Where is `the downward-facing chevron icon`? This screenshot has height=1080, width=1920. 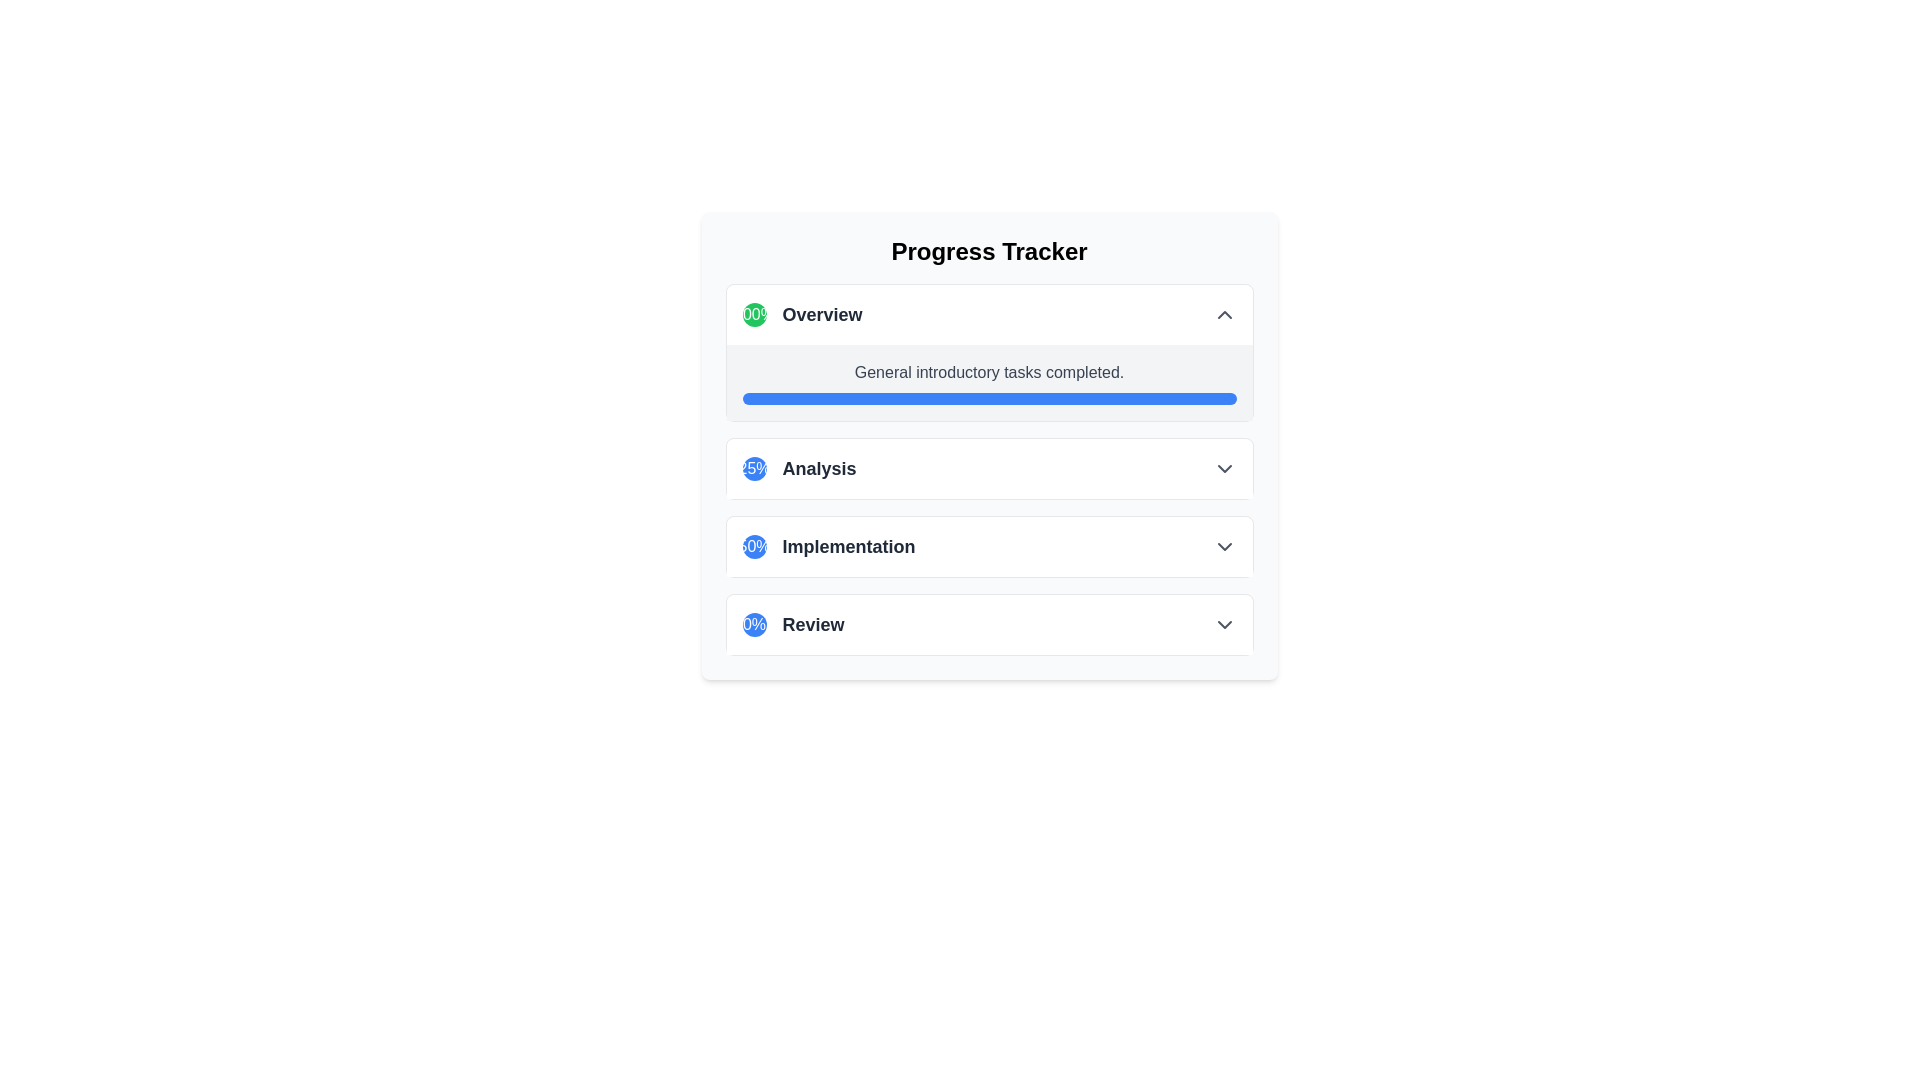
the downward-facing chevron icon is located at coordinates (1223, 469).